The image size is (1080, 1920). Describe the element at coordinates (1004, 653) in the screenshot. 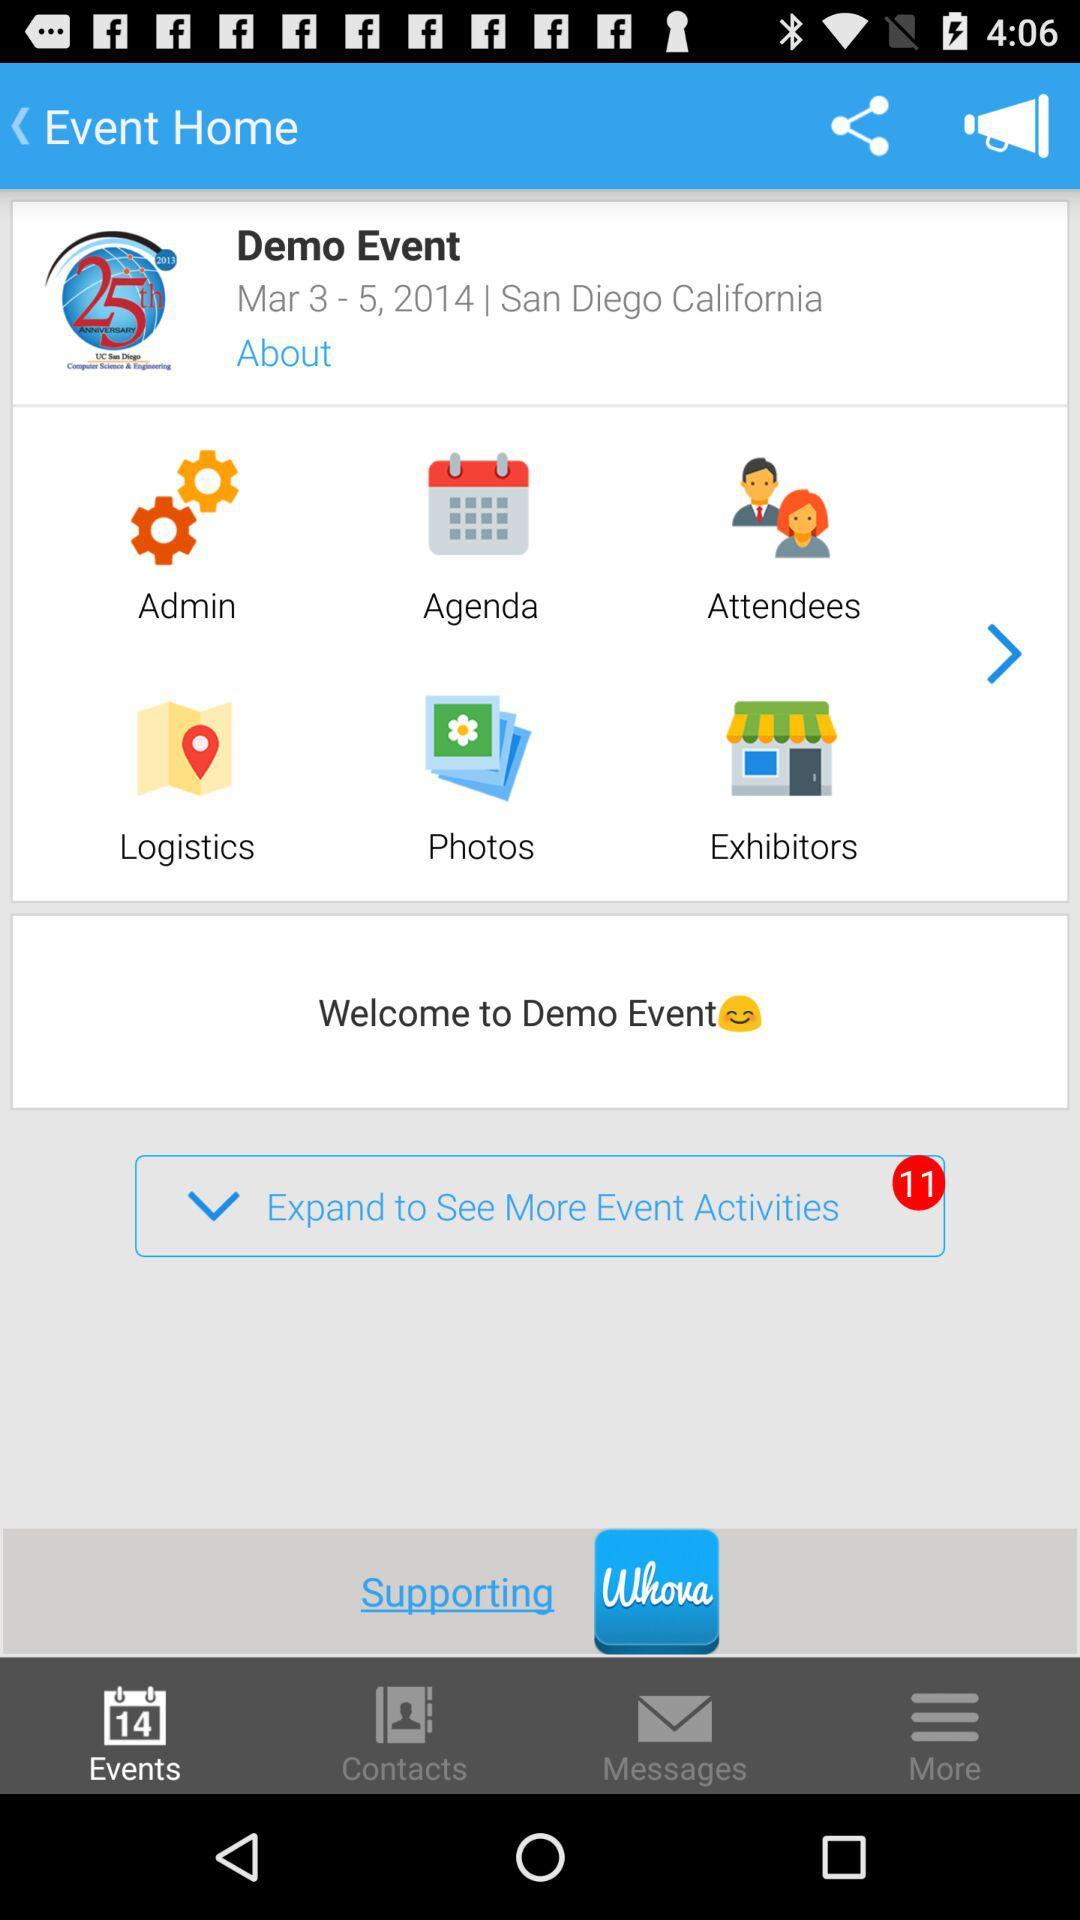

I see `go forward` at that location.